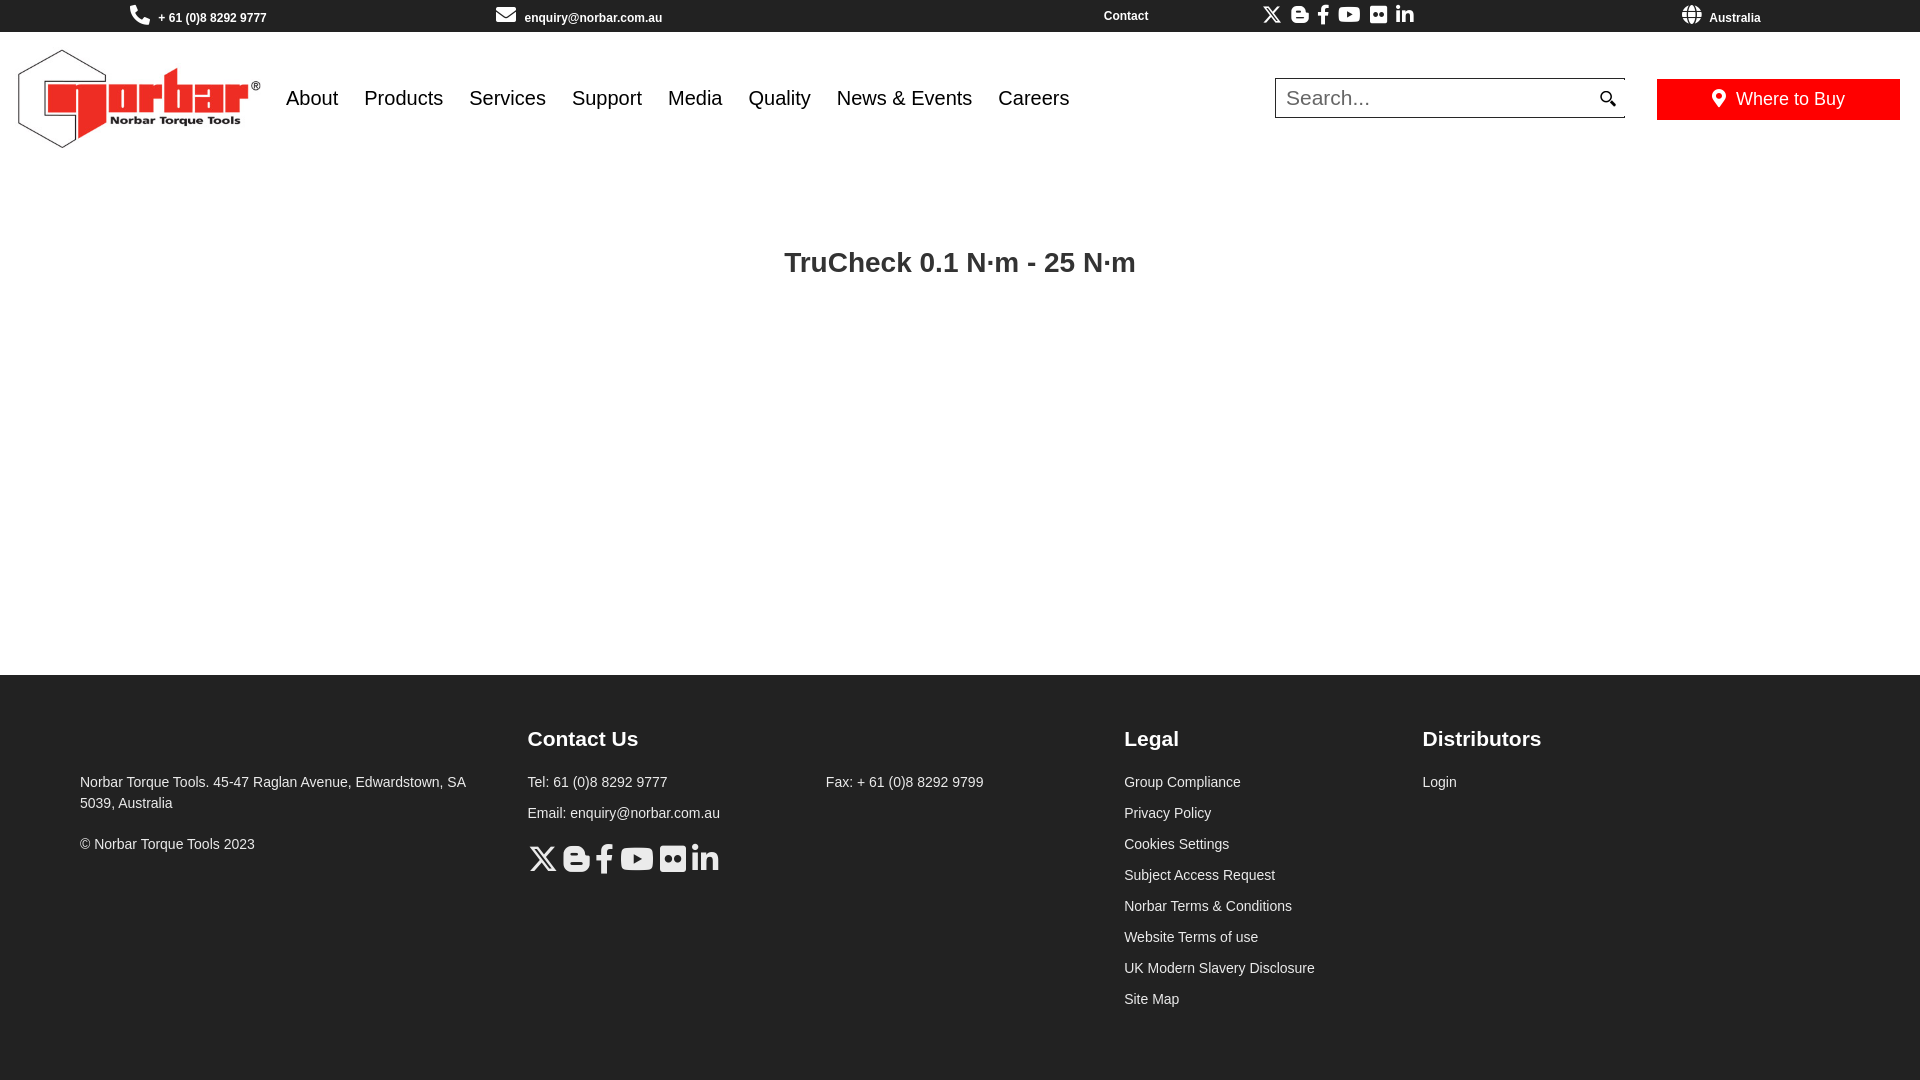 Image resolution: width=1920 pixels, height=1080 pixels. Describe the element at coordinates (1190, 937) in the screenshot. I see `'Website Terms of use'` at that location.